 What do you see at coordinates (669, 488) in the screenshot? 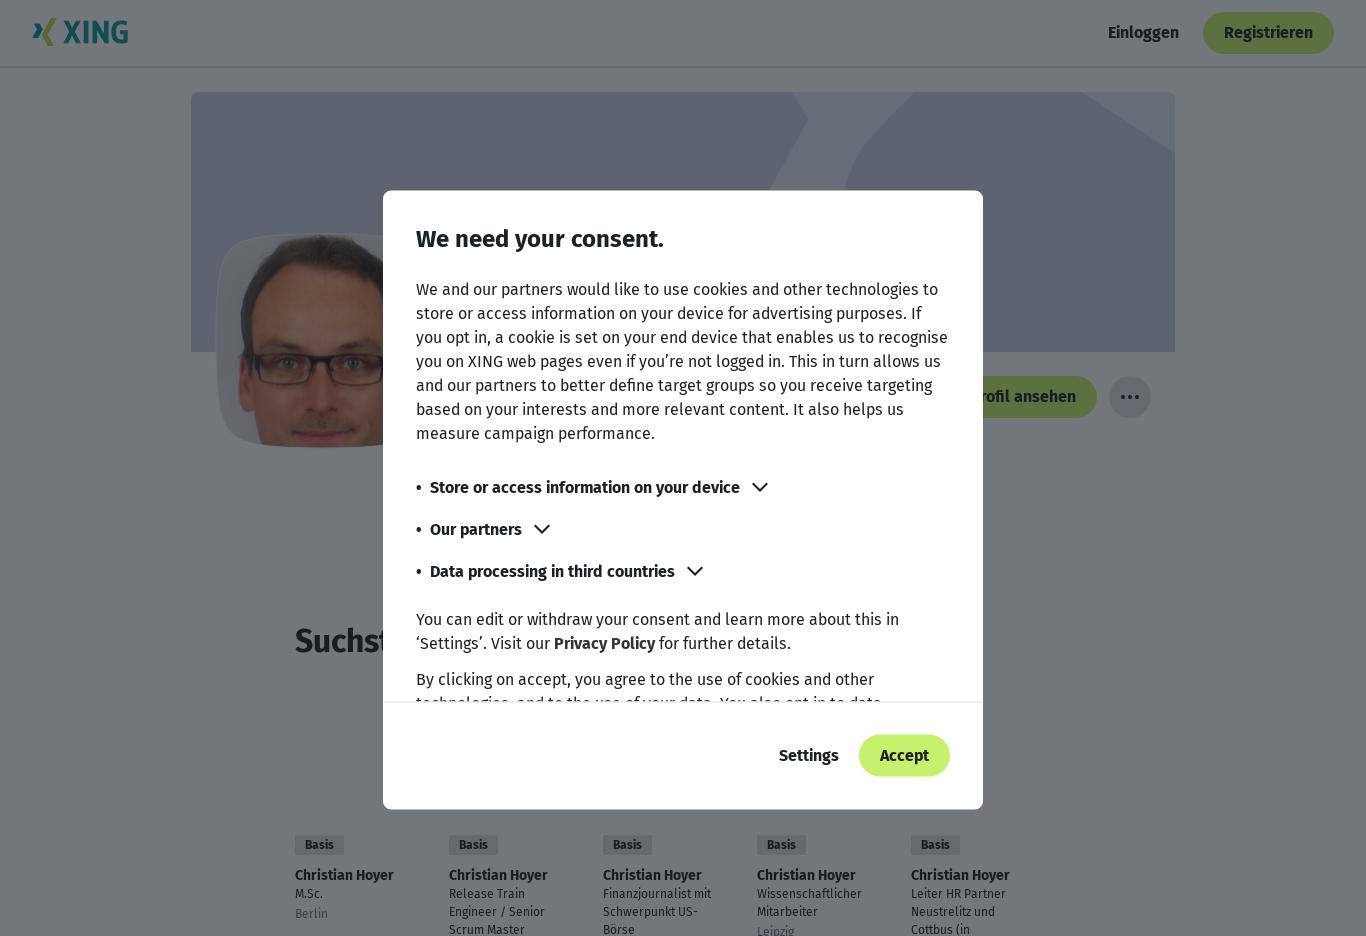
I see `', Deutschland'` at bounding box center [669, 488].